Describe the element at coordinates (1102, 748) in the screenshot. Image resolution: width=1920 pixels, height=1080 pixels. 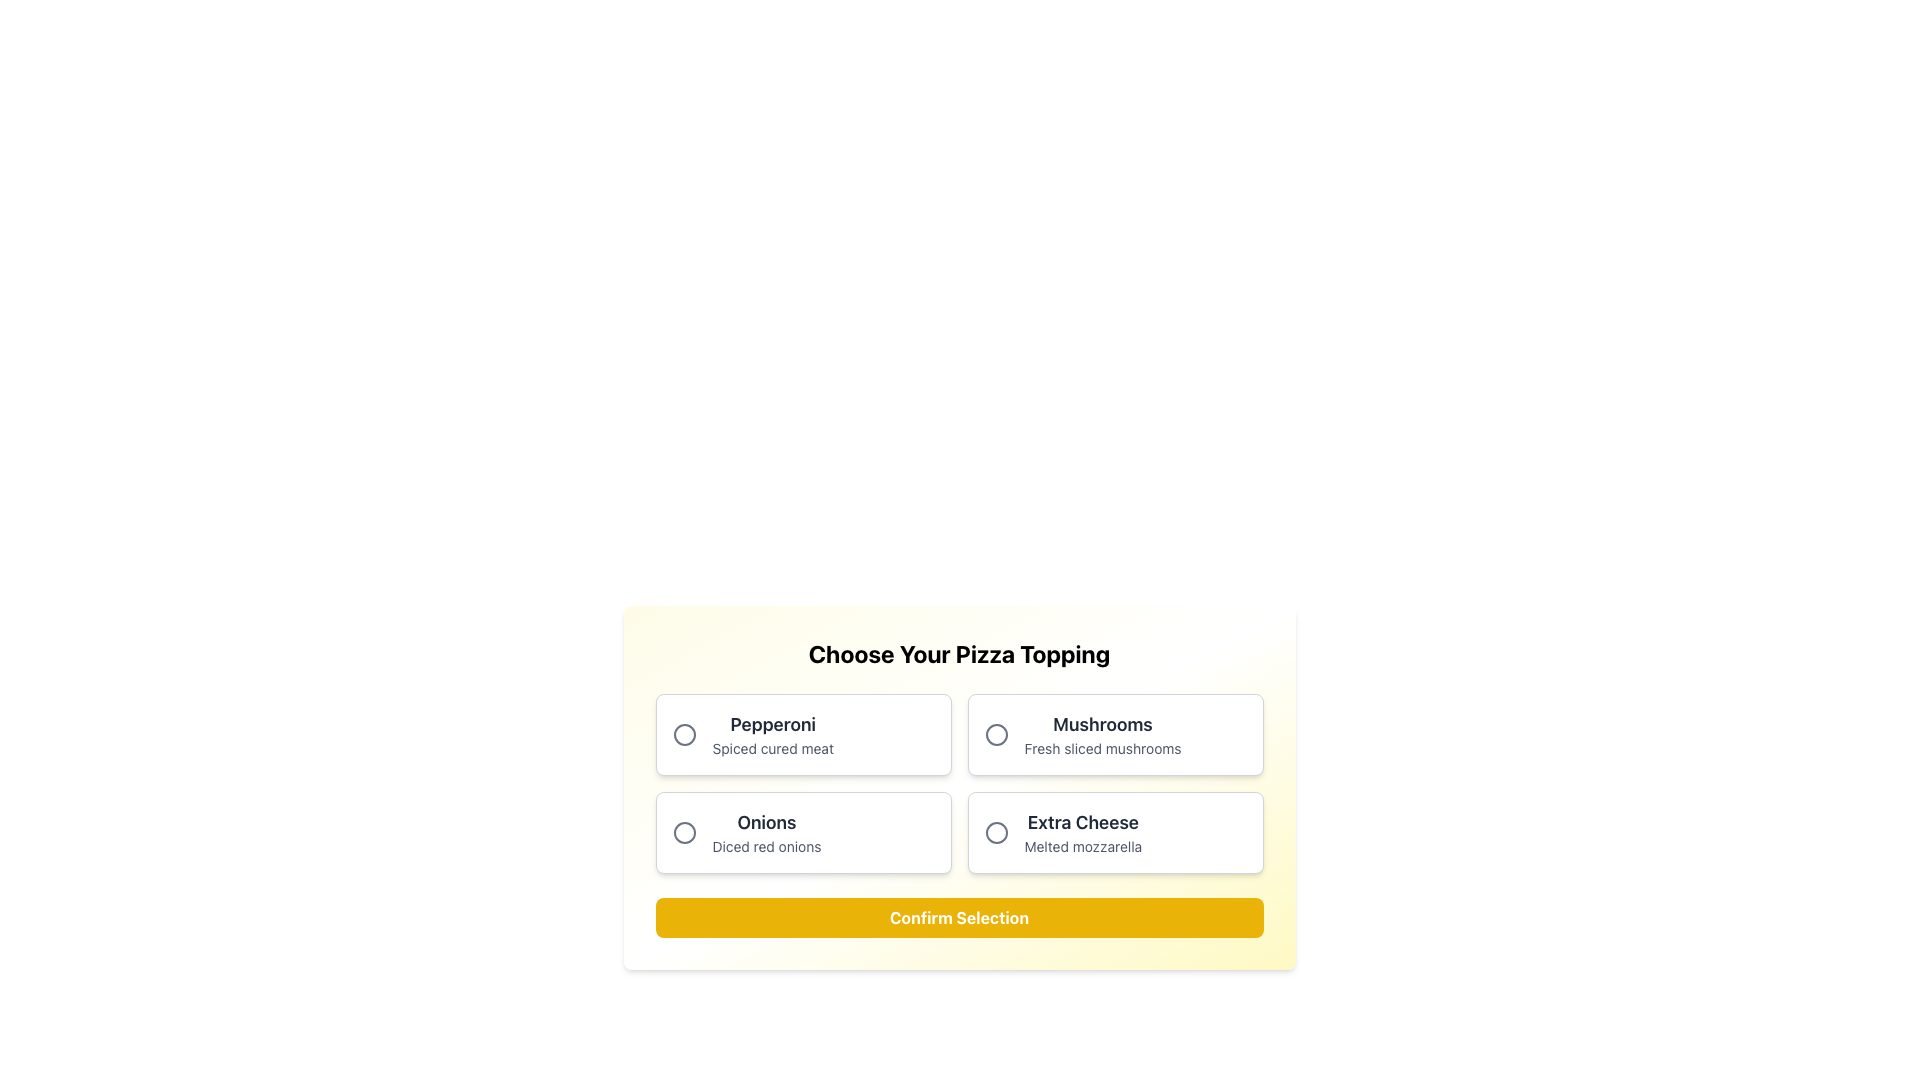
I see `the Text Label that provides additional information about the 'Mushrooms' topping option, located directly below the 'Mushrooms' label in the pizza topping selection grid` at that location.